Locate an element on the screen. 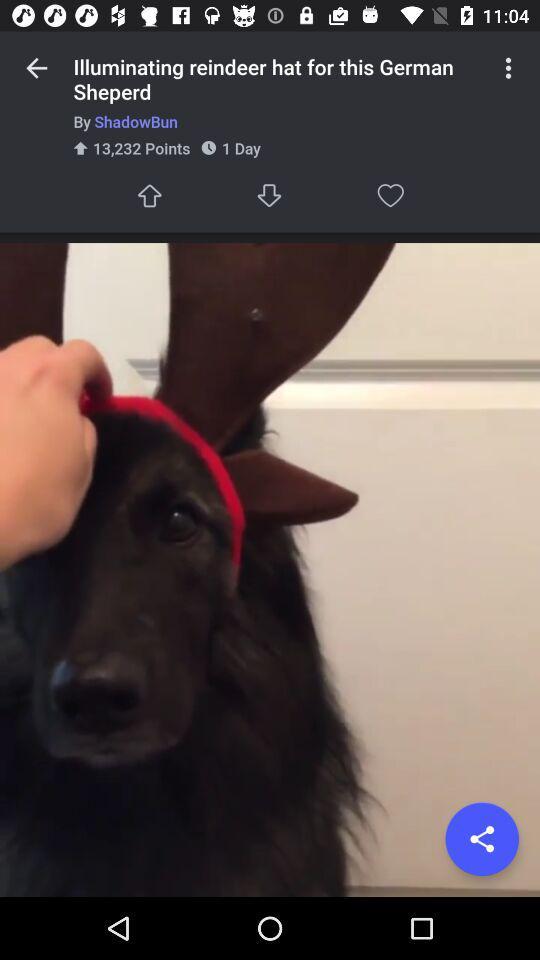  the by shadowbun icon is located at coordinates (278, 120).